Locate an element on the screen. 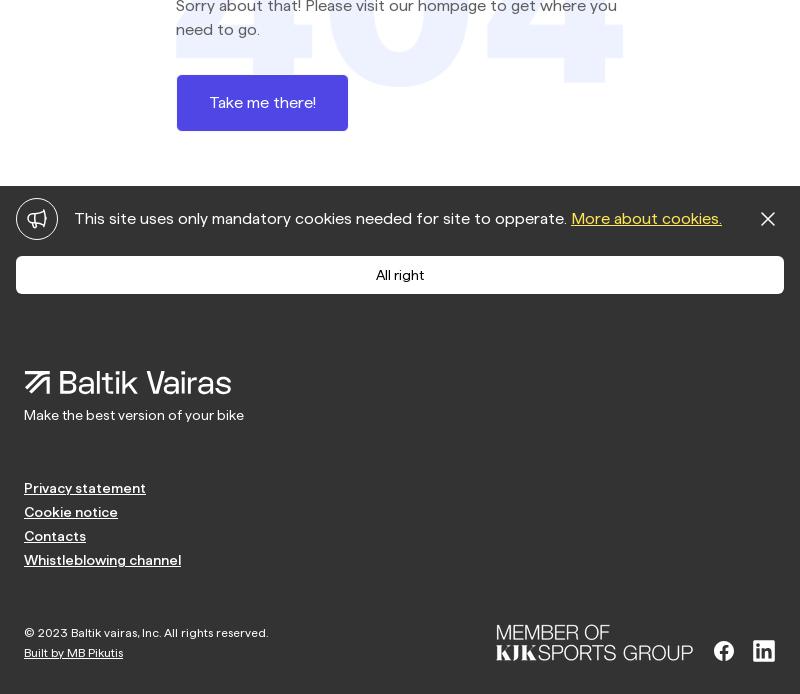 The height and width of the screenshot is (694, 800). 'Take me there!' is located at coordinates (208, 100).